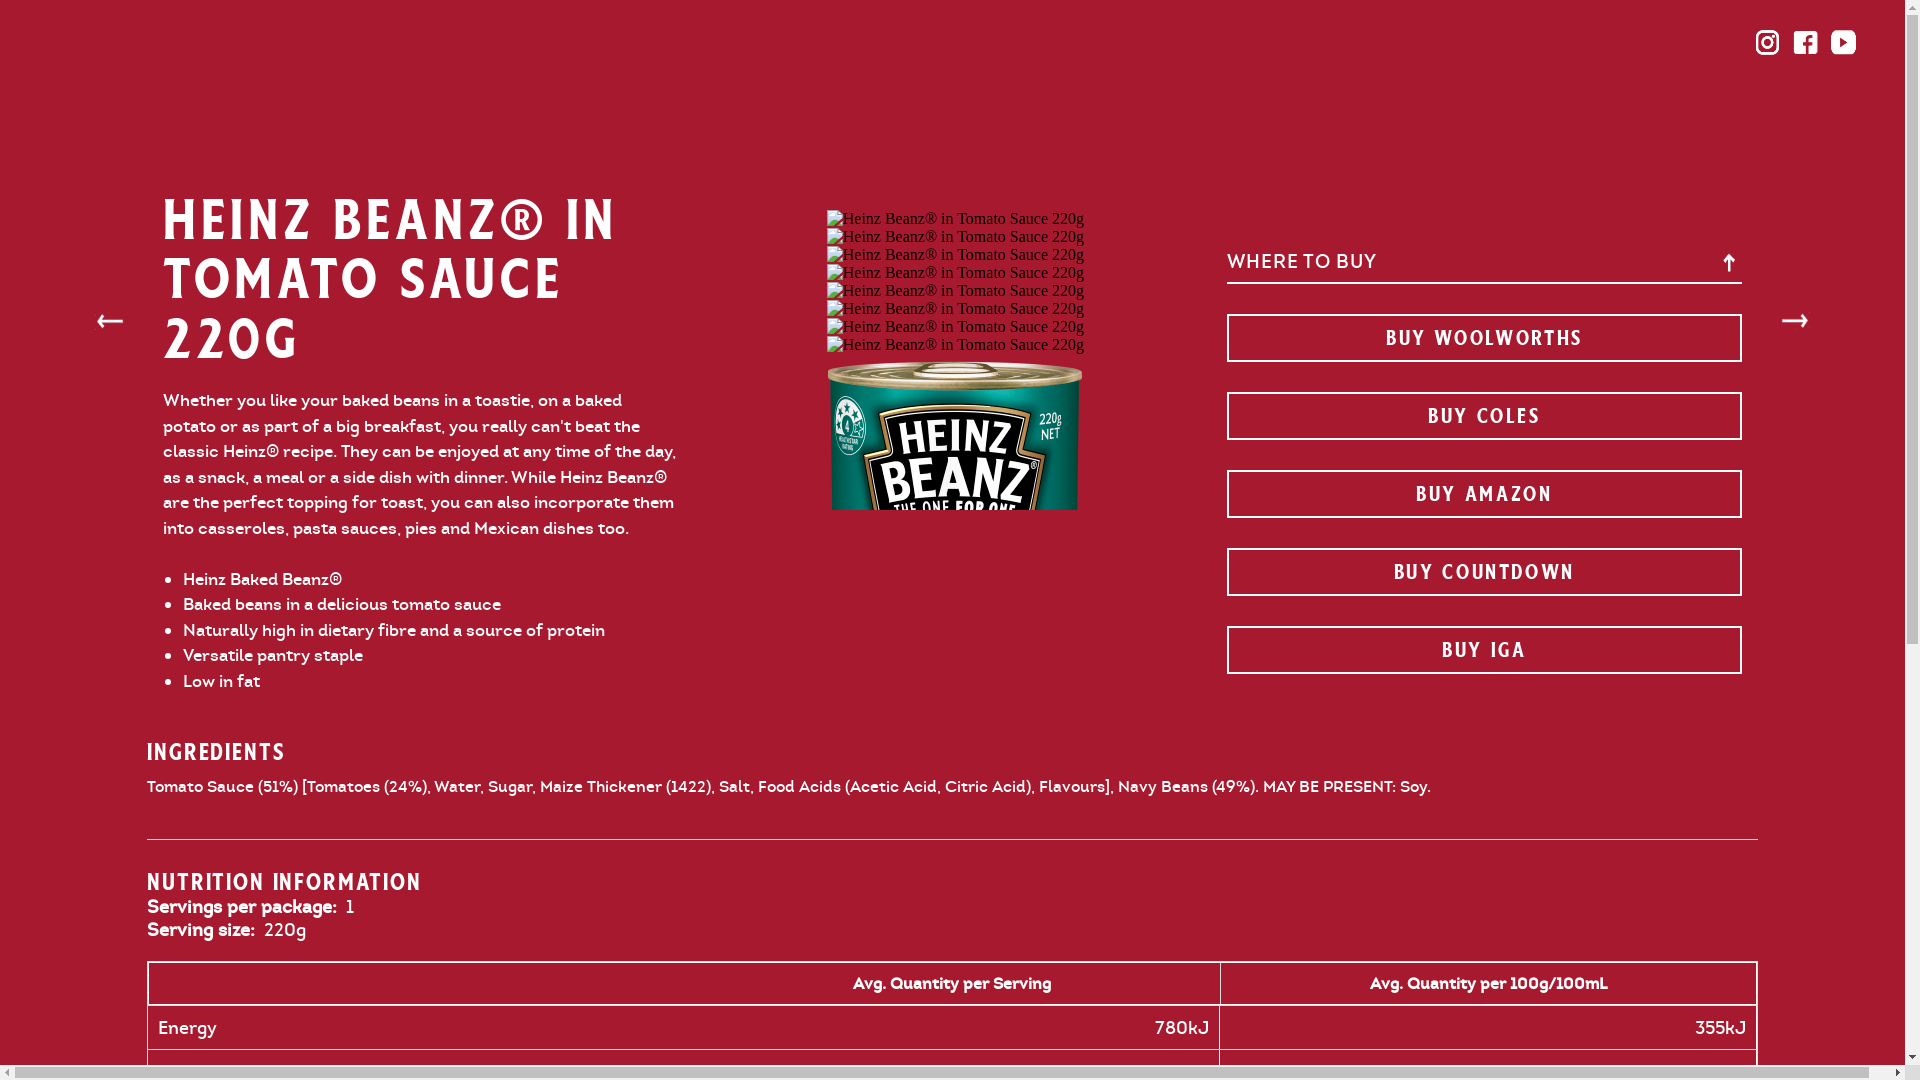 This screenshot has width=1920, height=1080. What do you see at coordinates (1483, 337) in the screenshot?
I see `'Buy Woolworths'` at bounding box center [1483, 337].